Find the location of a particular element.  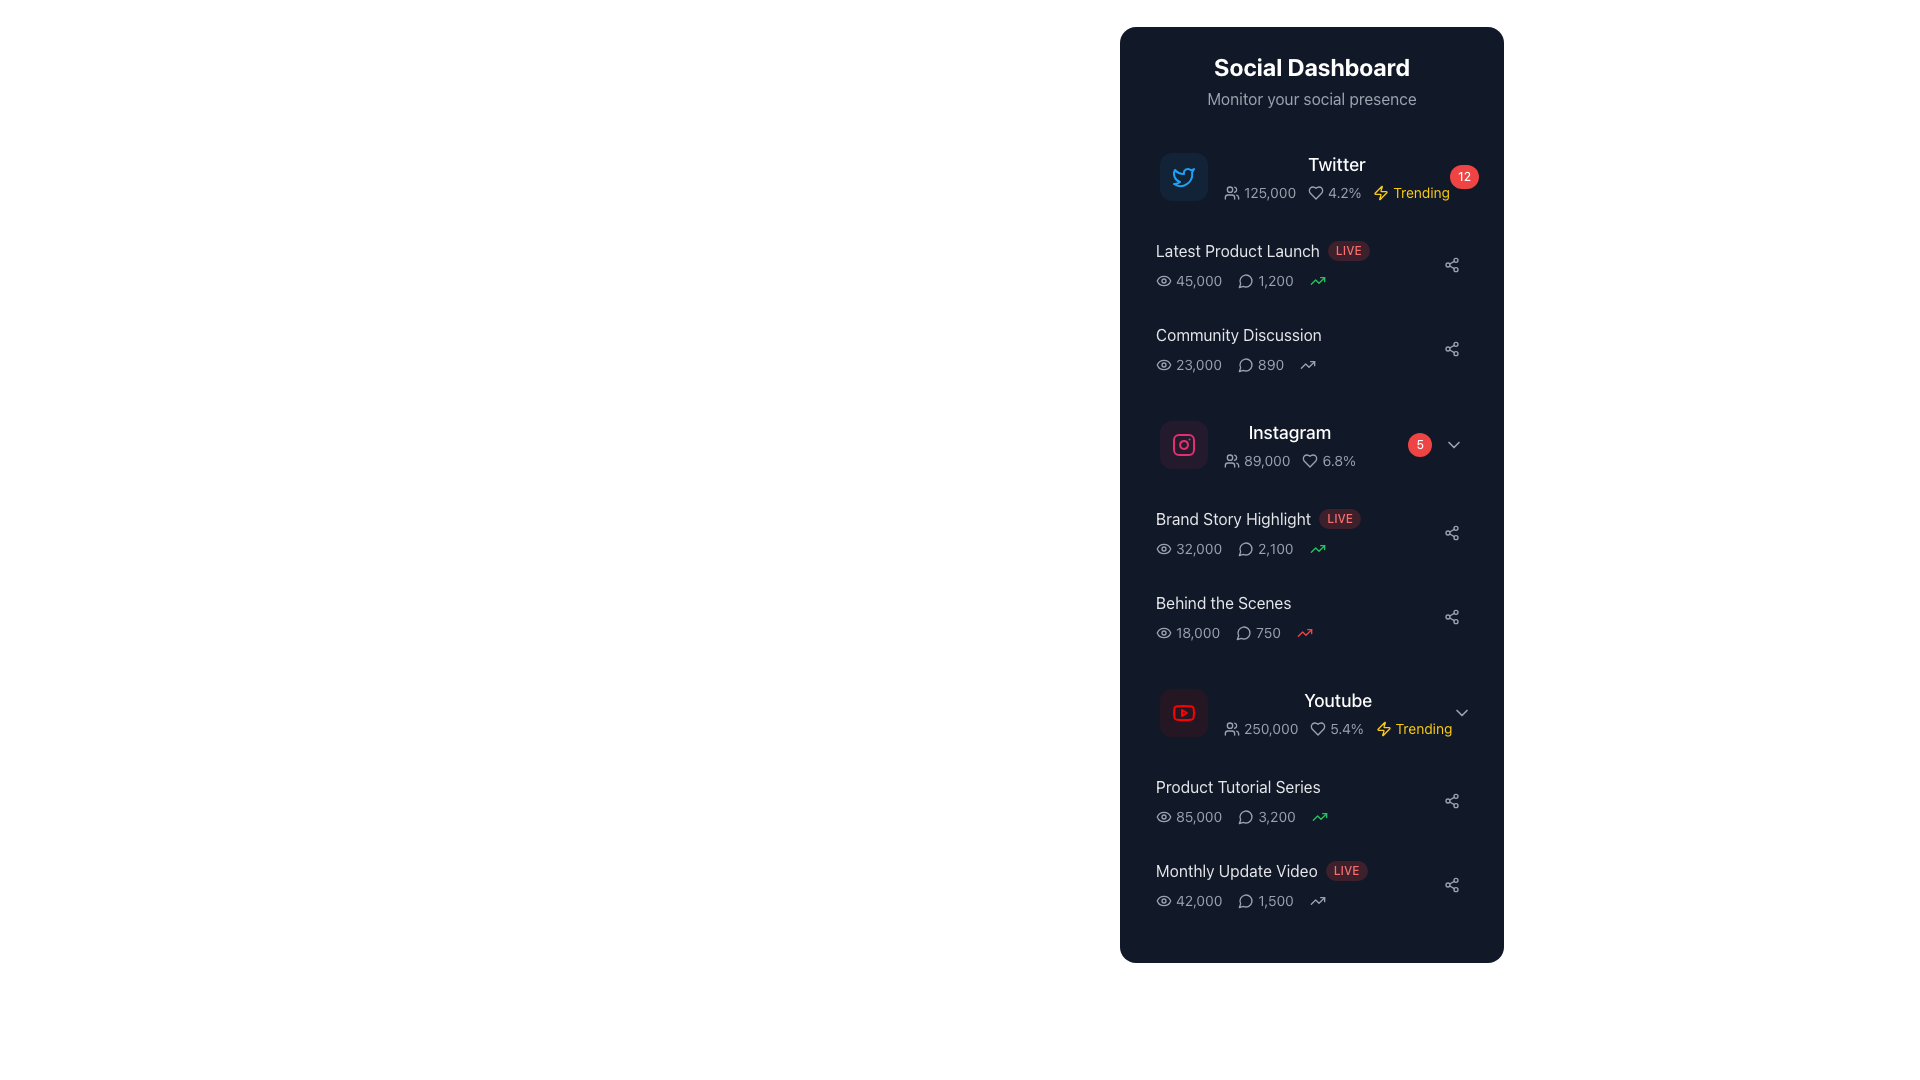

text label titled 'Product Tutorial Series' located in the lower right quadrant of the interface within the Youtube section of the dark-colored panel is located at coordinates (1237, 785).